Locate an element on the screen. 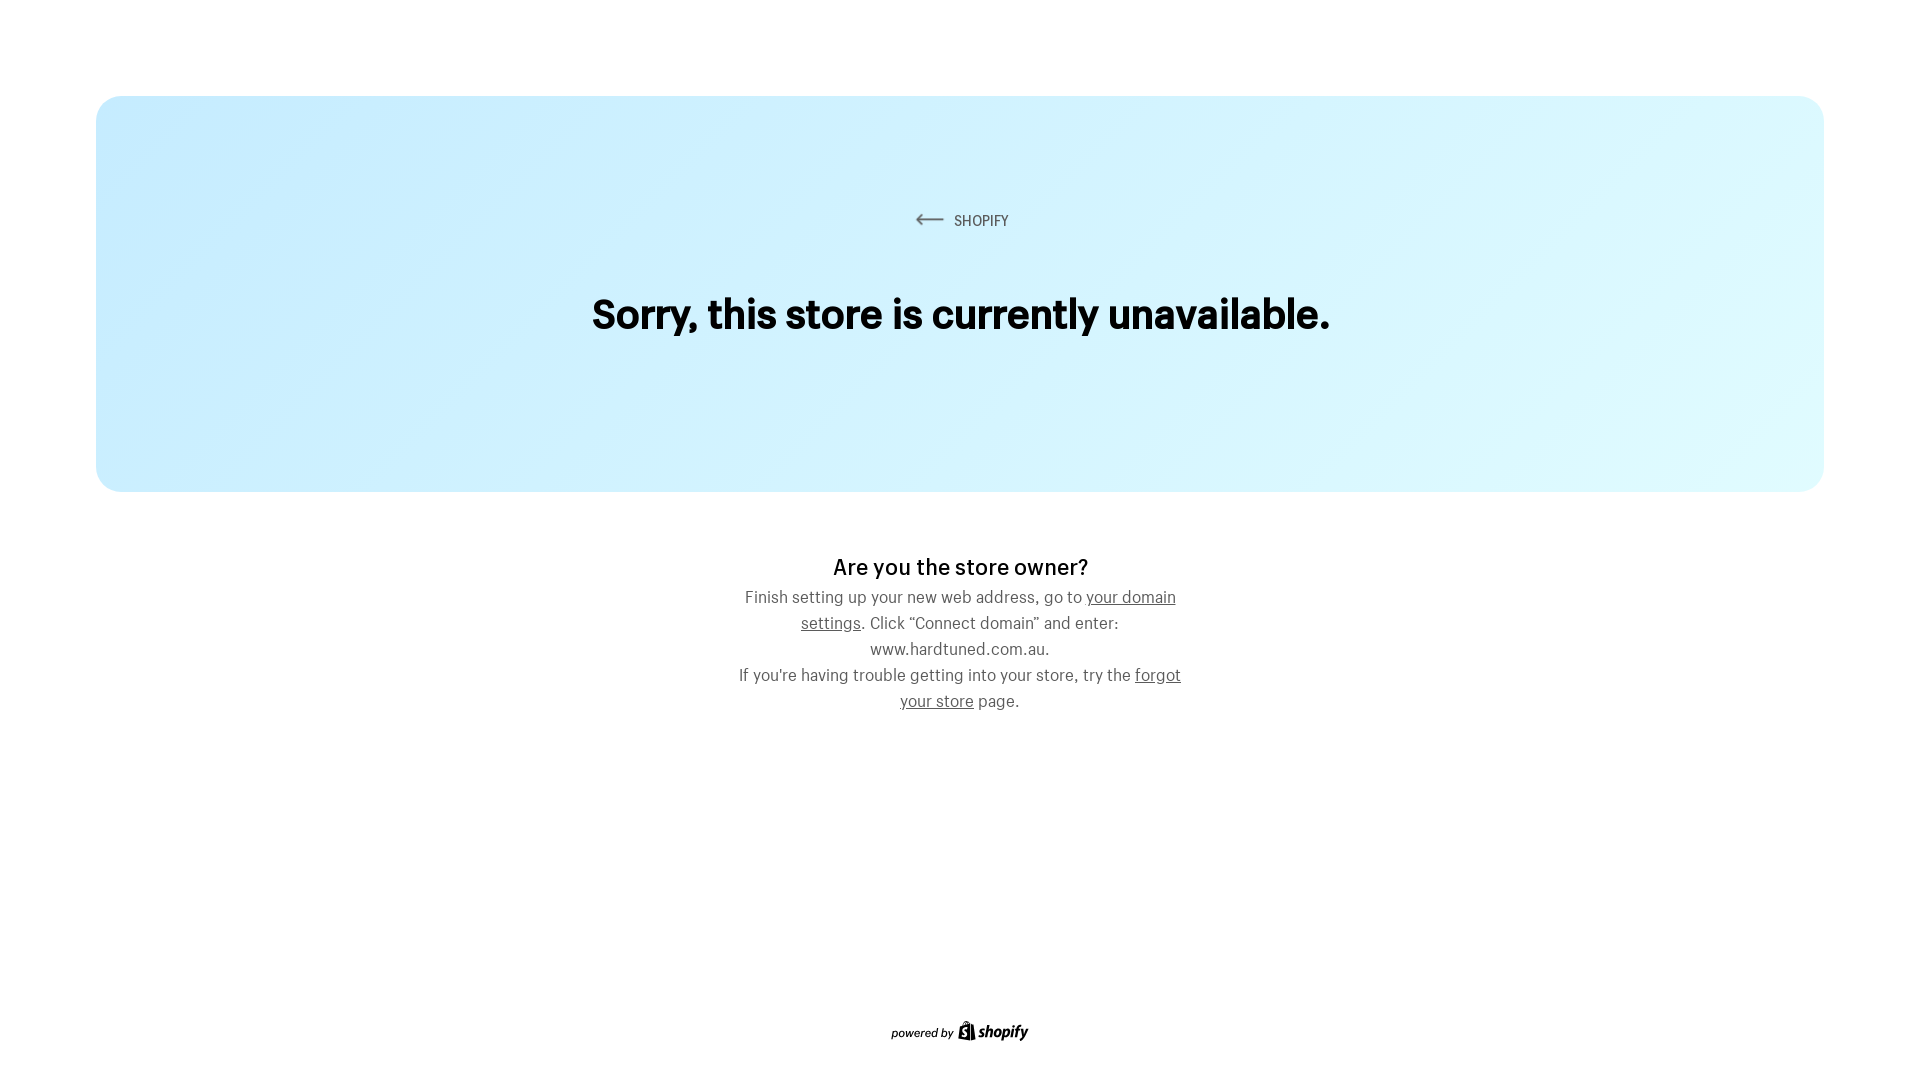 The height and width of the screenshot is (1080, 1920). 'SHOPIFY' is located at coordinates (960, 220).